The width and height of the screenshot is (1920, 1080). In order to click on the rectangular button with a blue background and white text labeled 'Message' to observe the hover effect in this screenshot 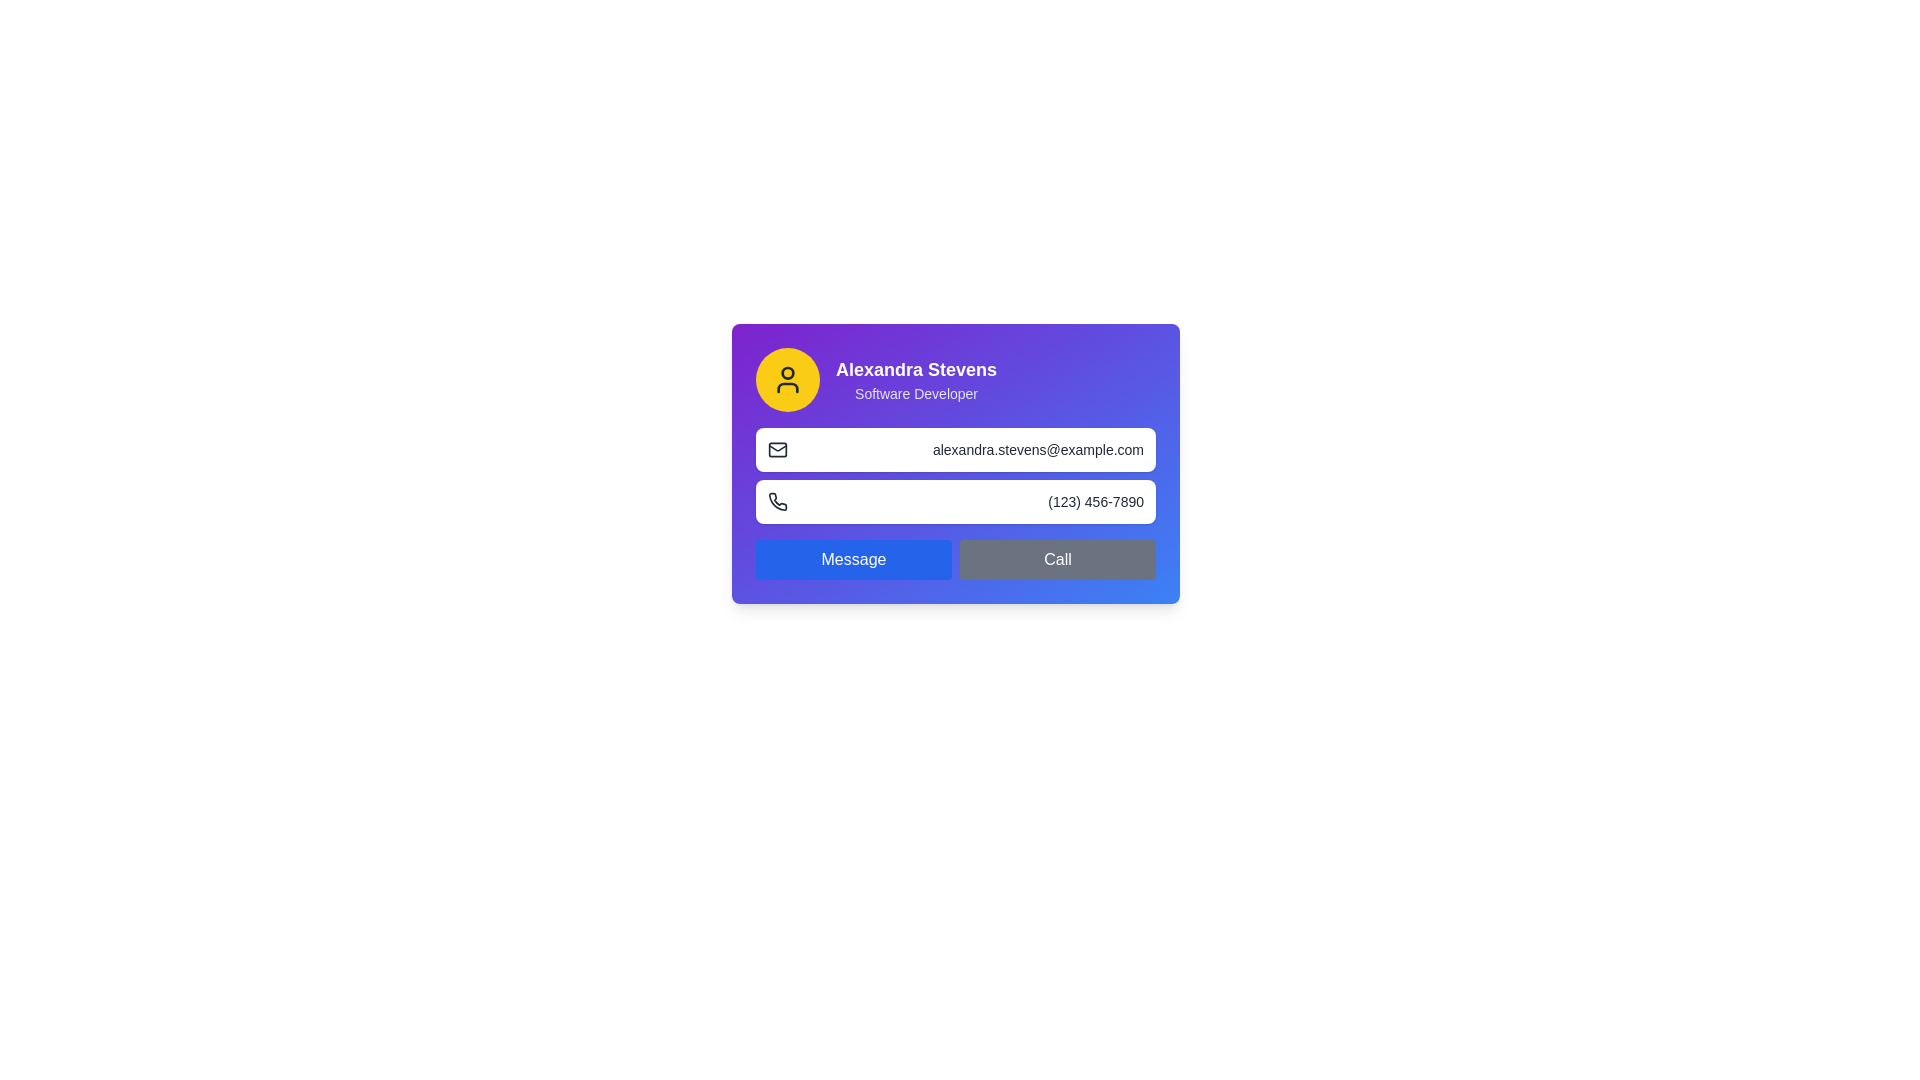, I will do `click(854, 559)`.